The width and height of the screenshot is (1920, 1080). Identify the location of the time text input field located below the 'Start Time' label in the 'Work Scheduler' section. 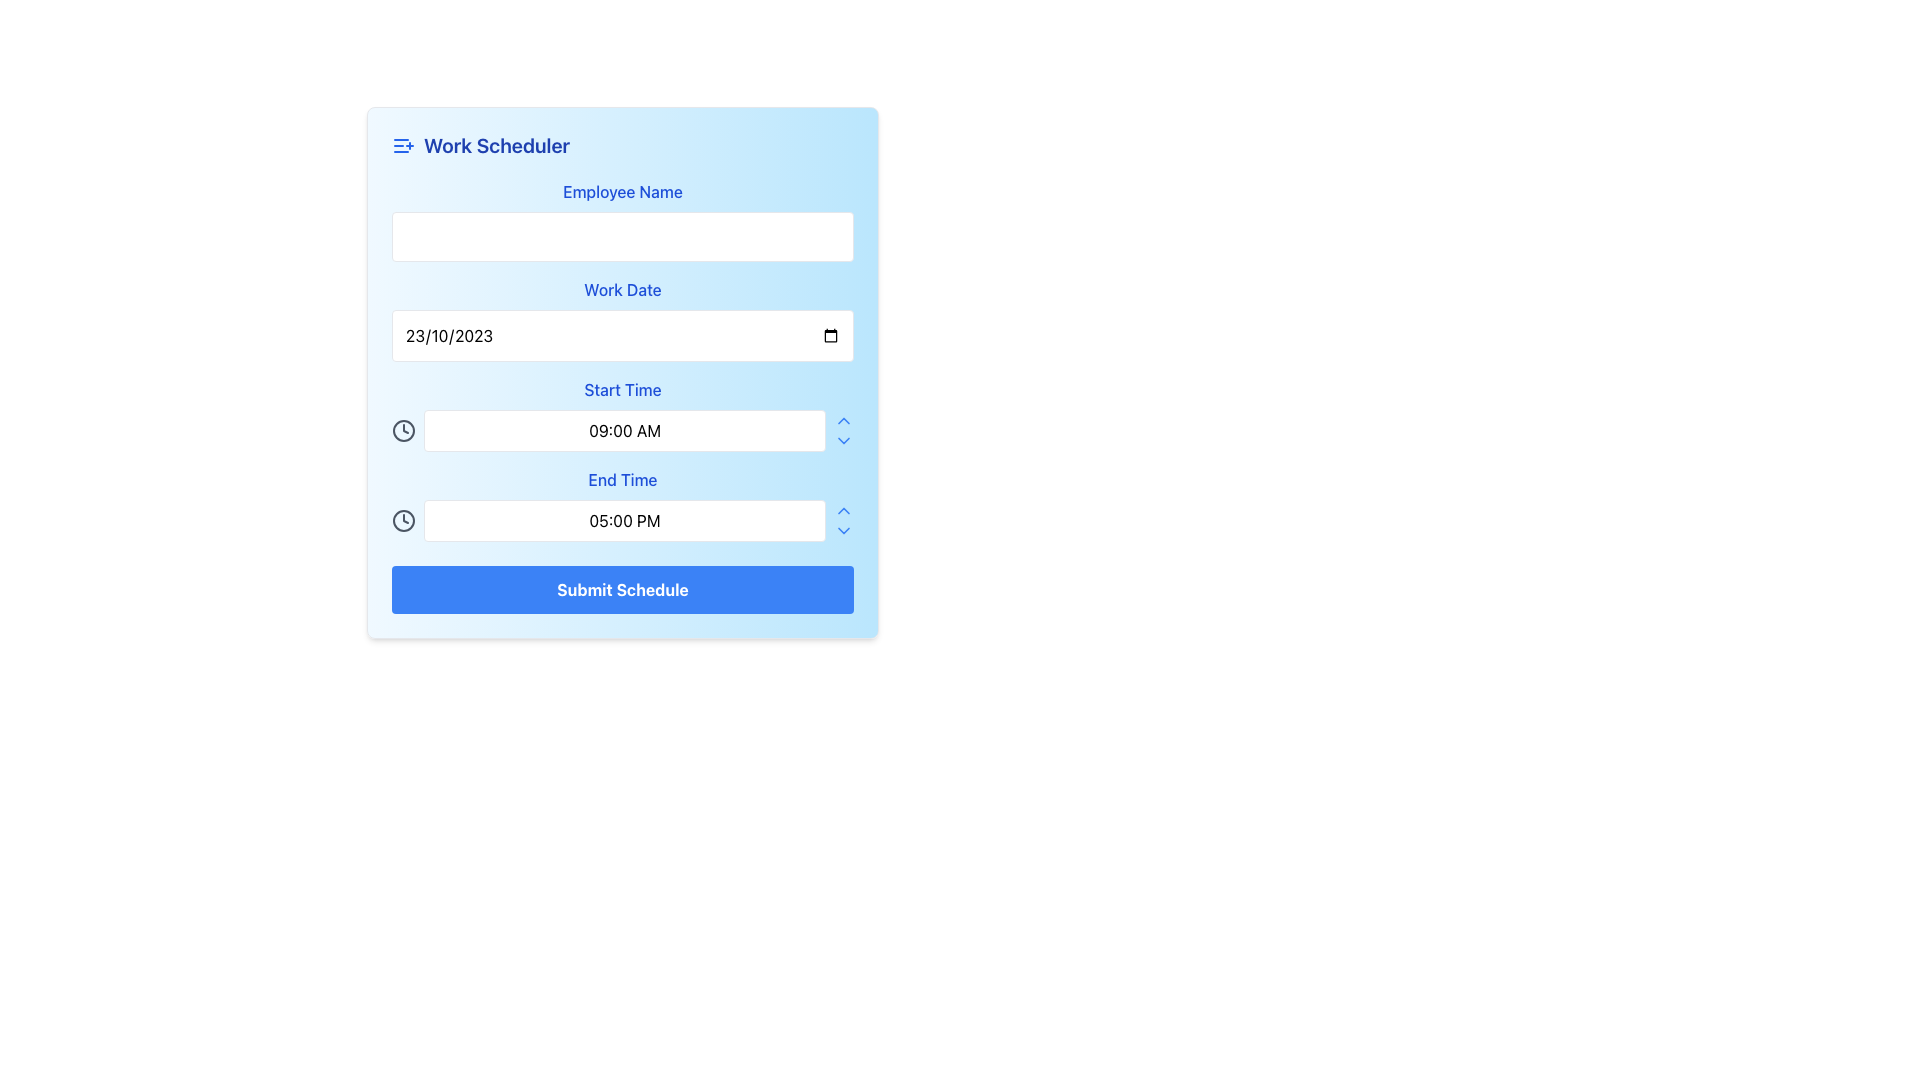
(622, 430).